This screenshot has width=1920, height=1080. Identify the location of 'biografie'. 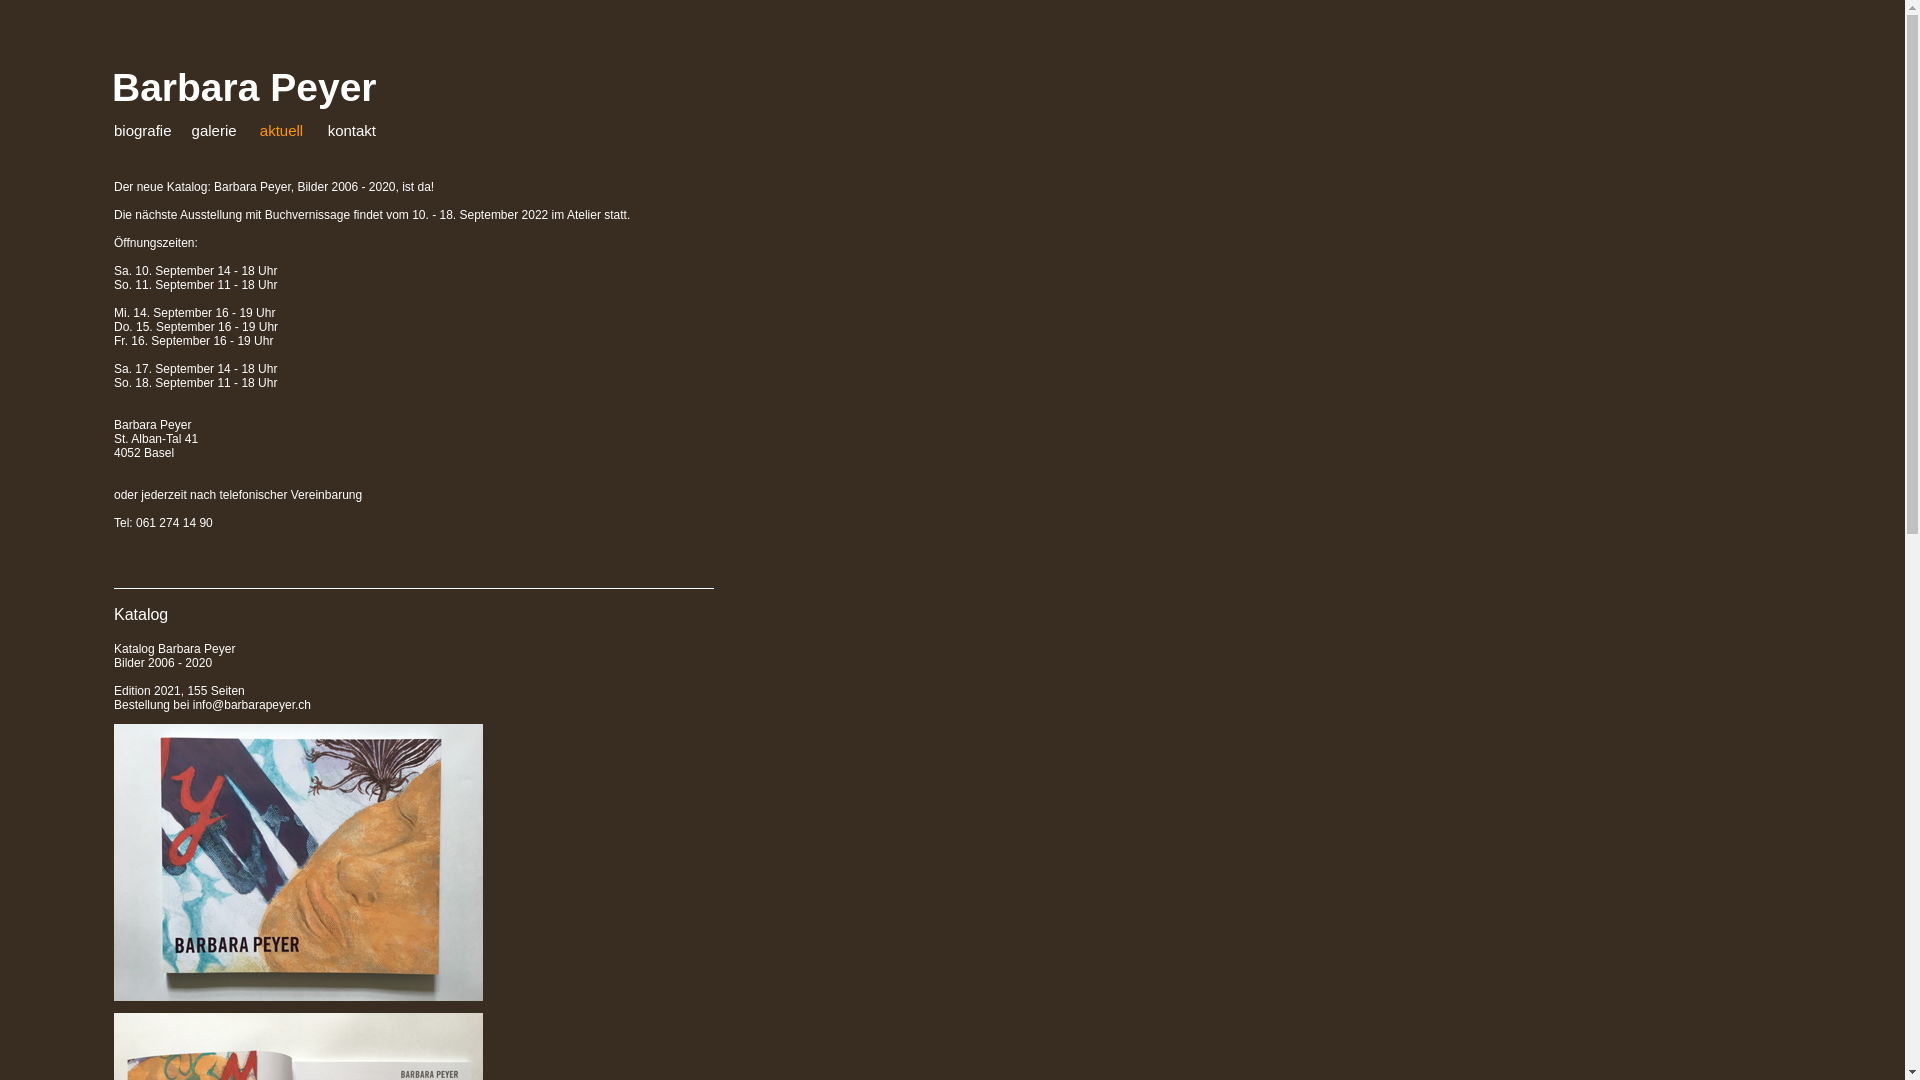
(142, 130).